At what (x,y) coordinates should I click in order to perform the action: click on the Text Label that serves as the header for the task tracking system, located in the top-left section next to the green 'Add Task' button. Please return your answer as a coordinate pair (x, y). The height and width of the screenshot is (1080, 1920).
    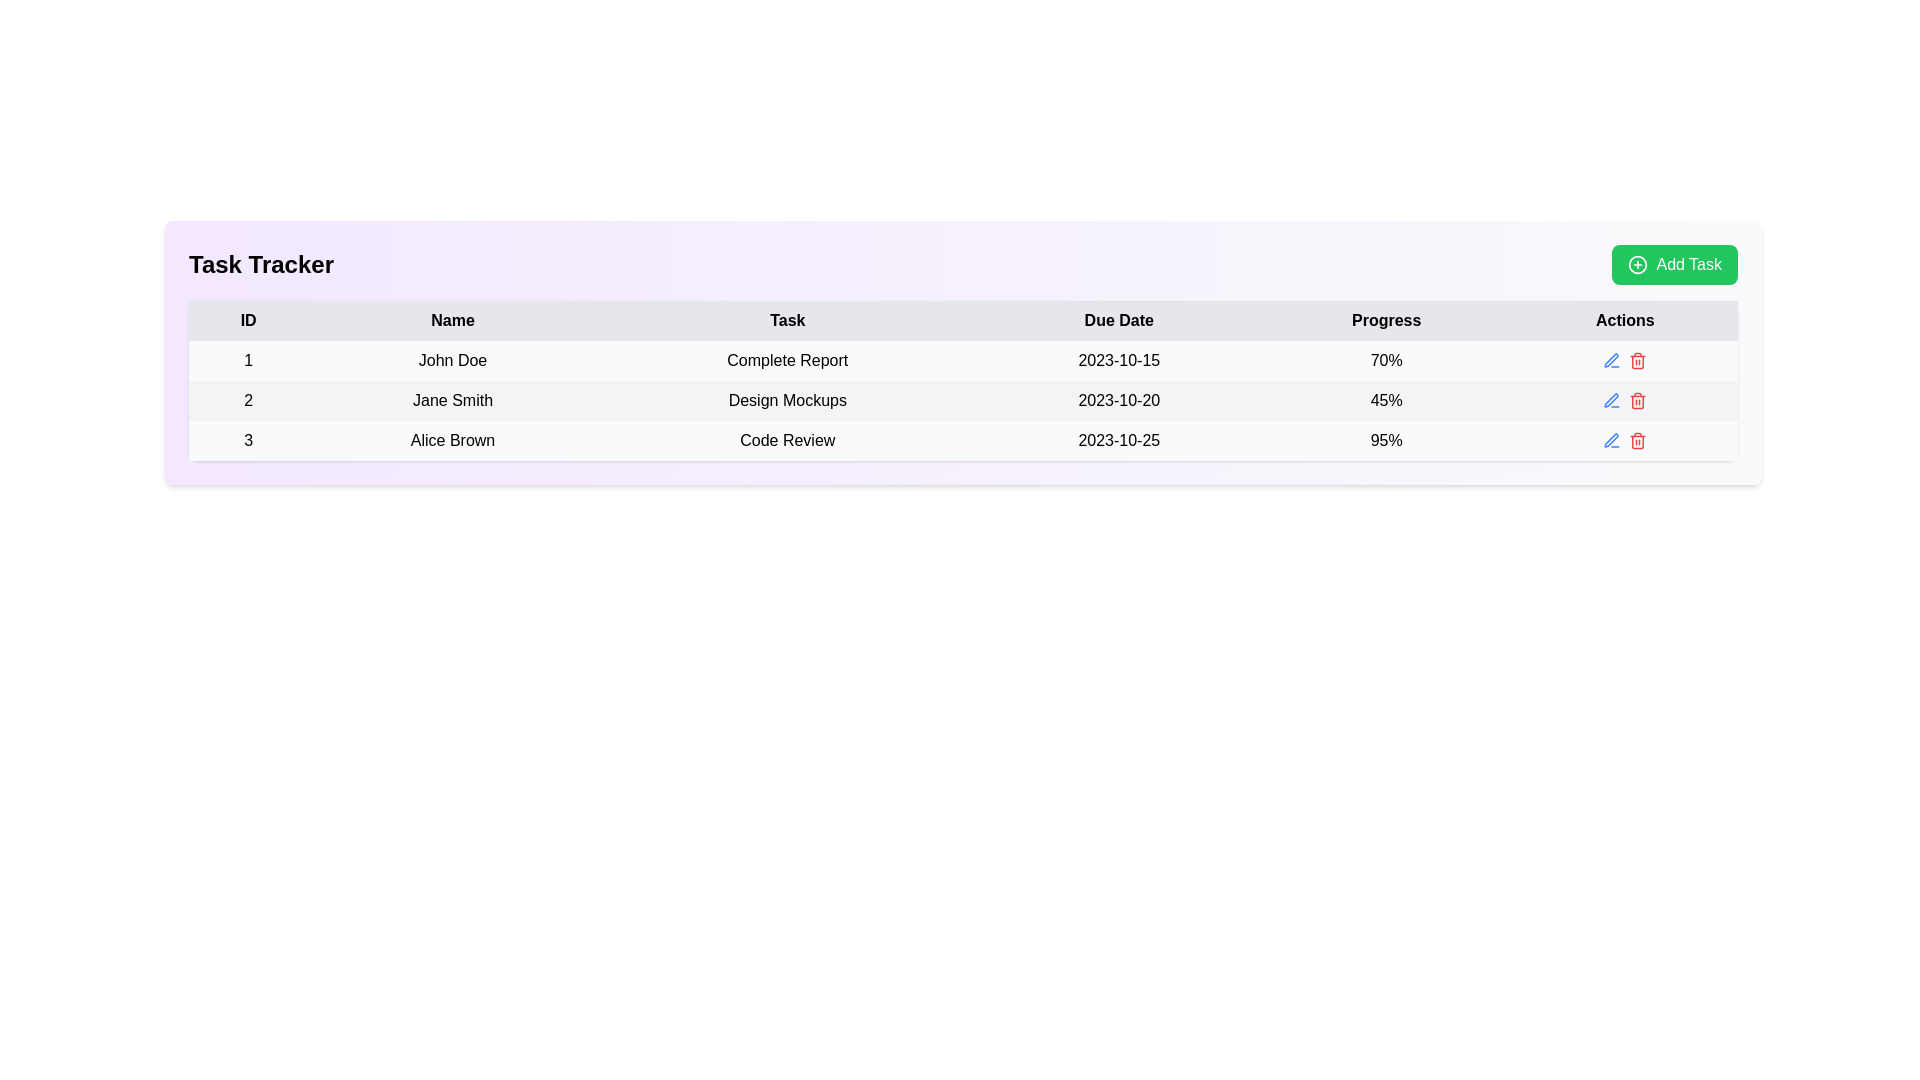
    Looking at the image, I should click on (260, 264).